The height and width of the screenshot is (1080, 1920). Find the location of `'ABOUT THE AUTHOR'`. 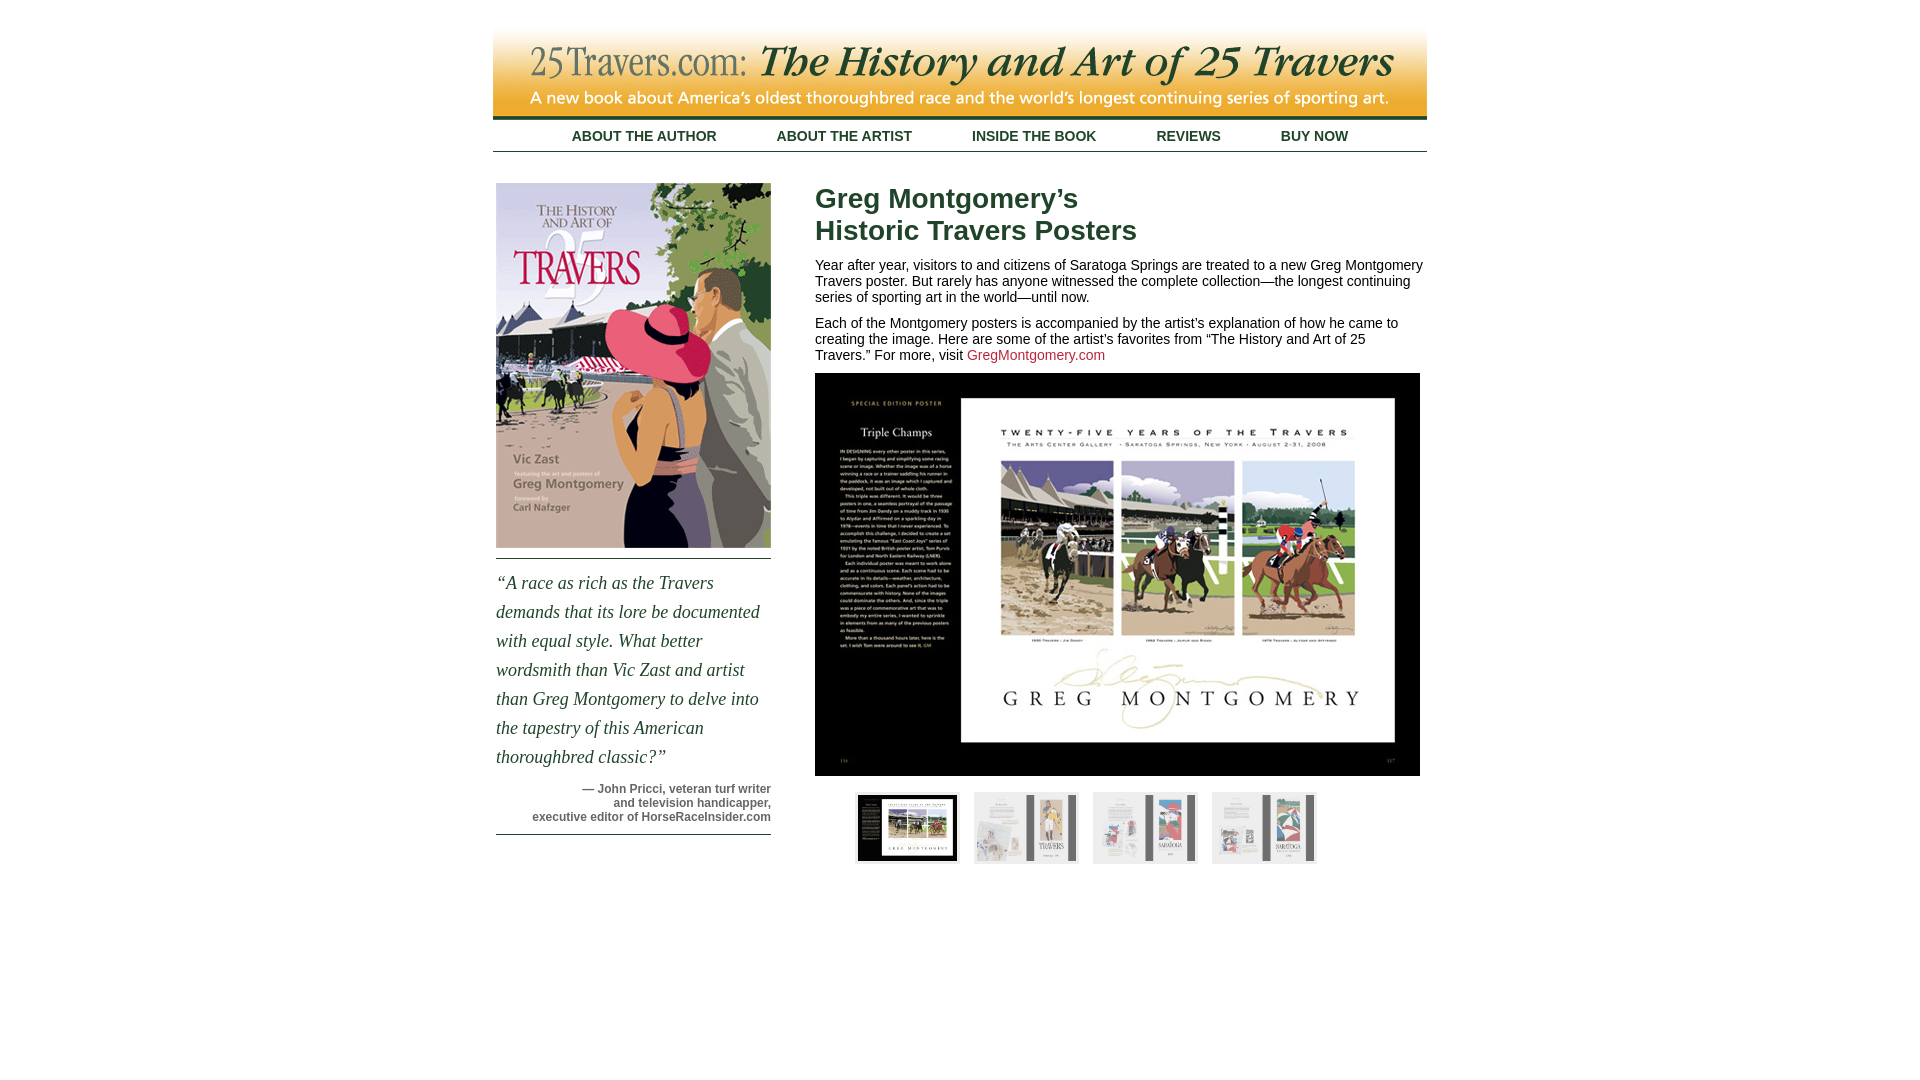

'ABOUT THE AUTHOR' is located at coordinates (644, 135).